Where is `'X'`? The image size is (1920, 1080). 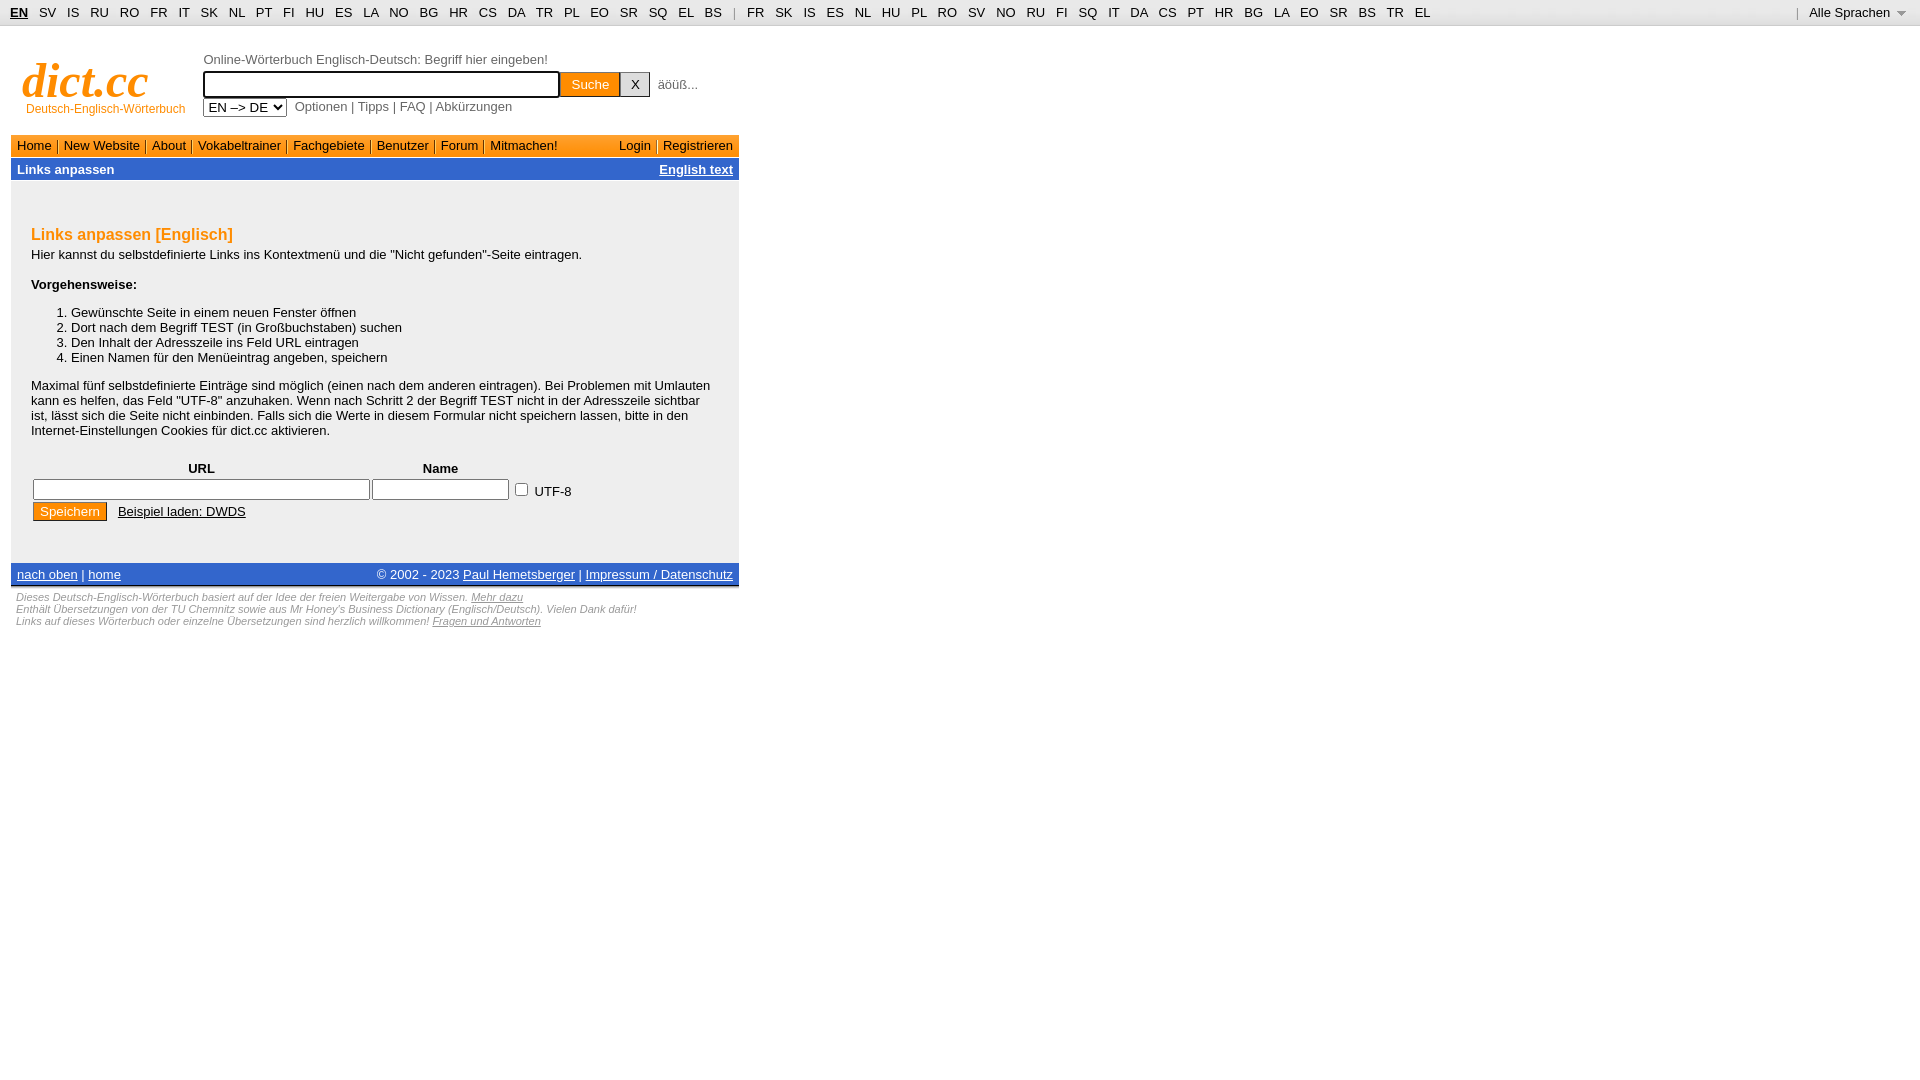
'X' is located at coordinates (633, 83).